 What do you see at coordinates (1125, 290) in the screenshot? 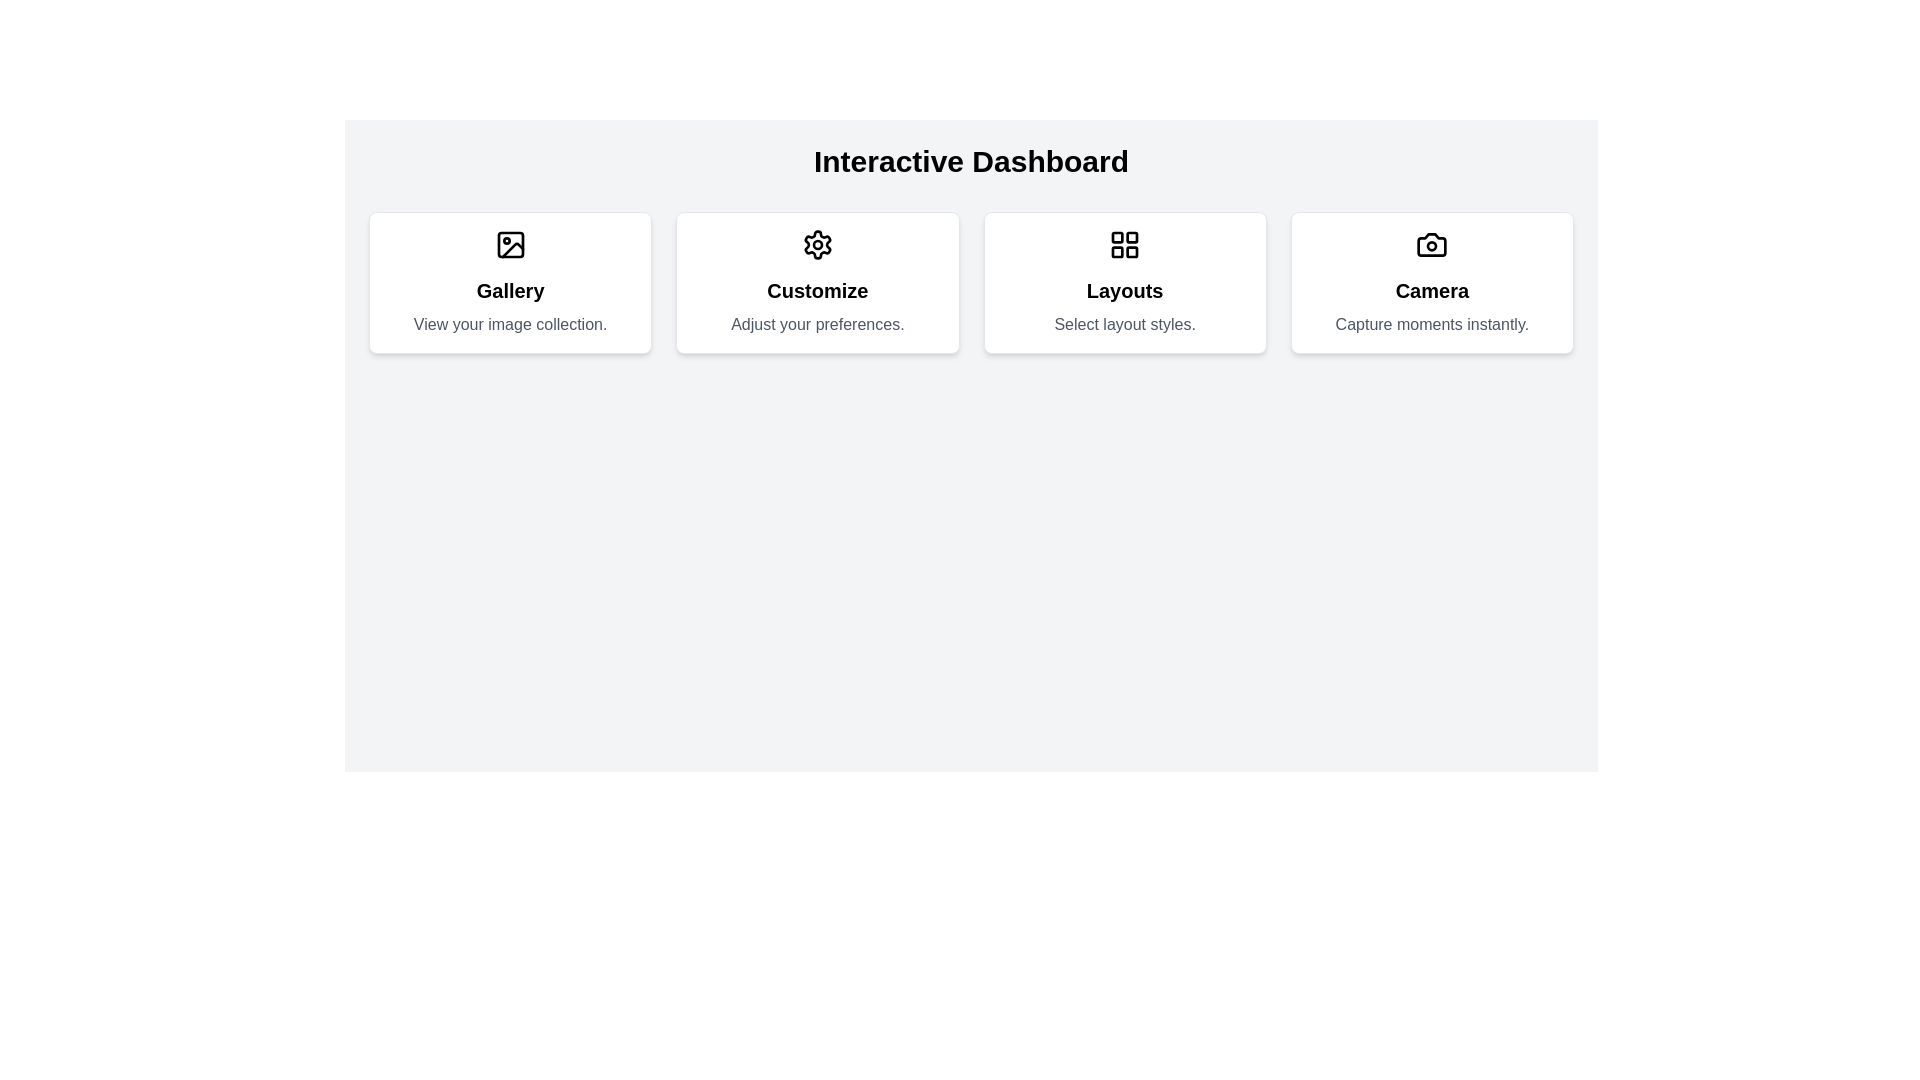
I see `the main title text located within the third box from the left in a row of four interactive boxes` at bounding box center [1125, 290].